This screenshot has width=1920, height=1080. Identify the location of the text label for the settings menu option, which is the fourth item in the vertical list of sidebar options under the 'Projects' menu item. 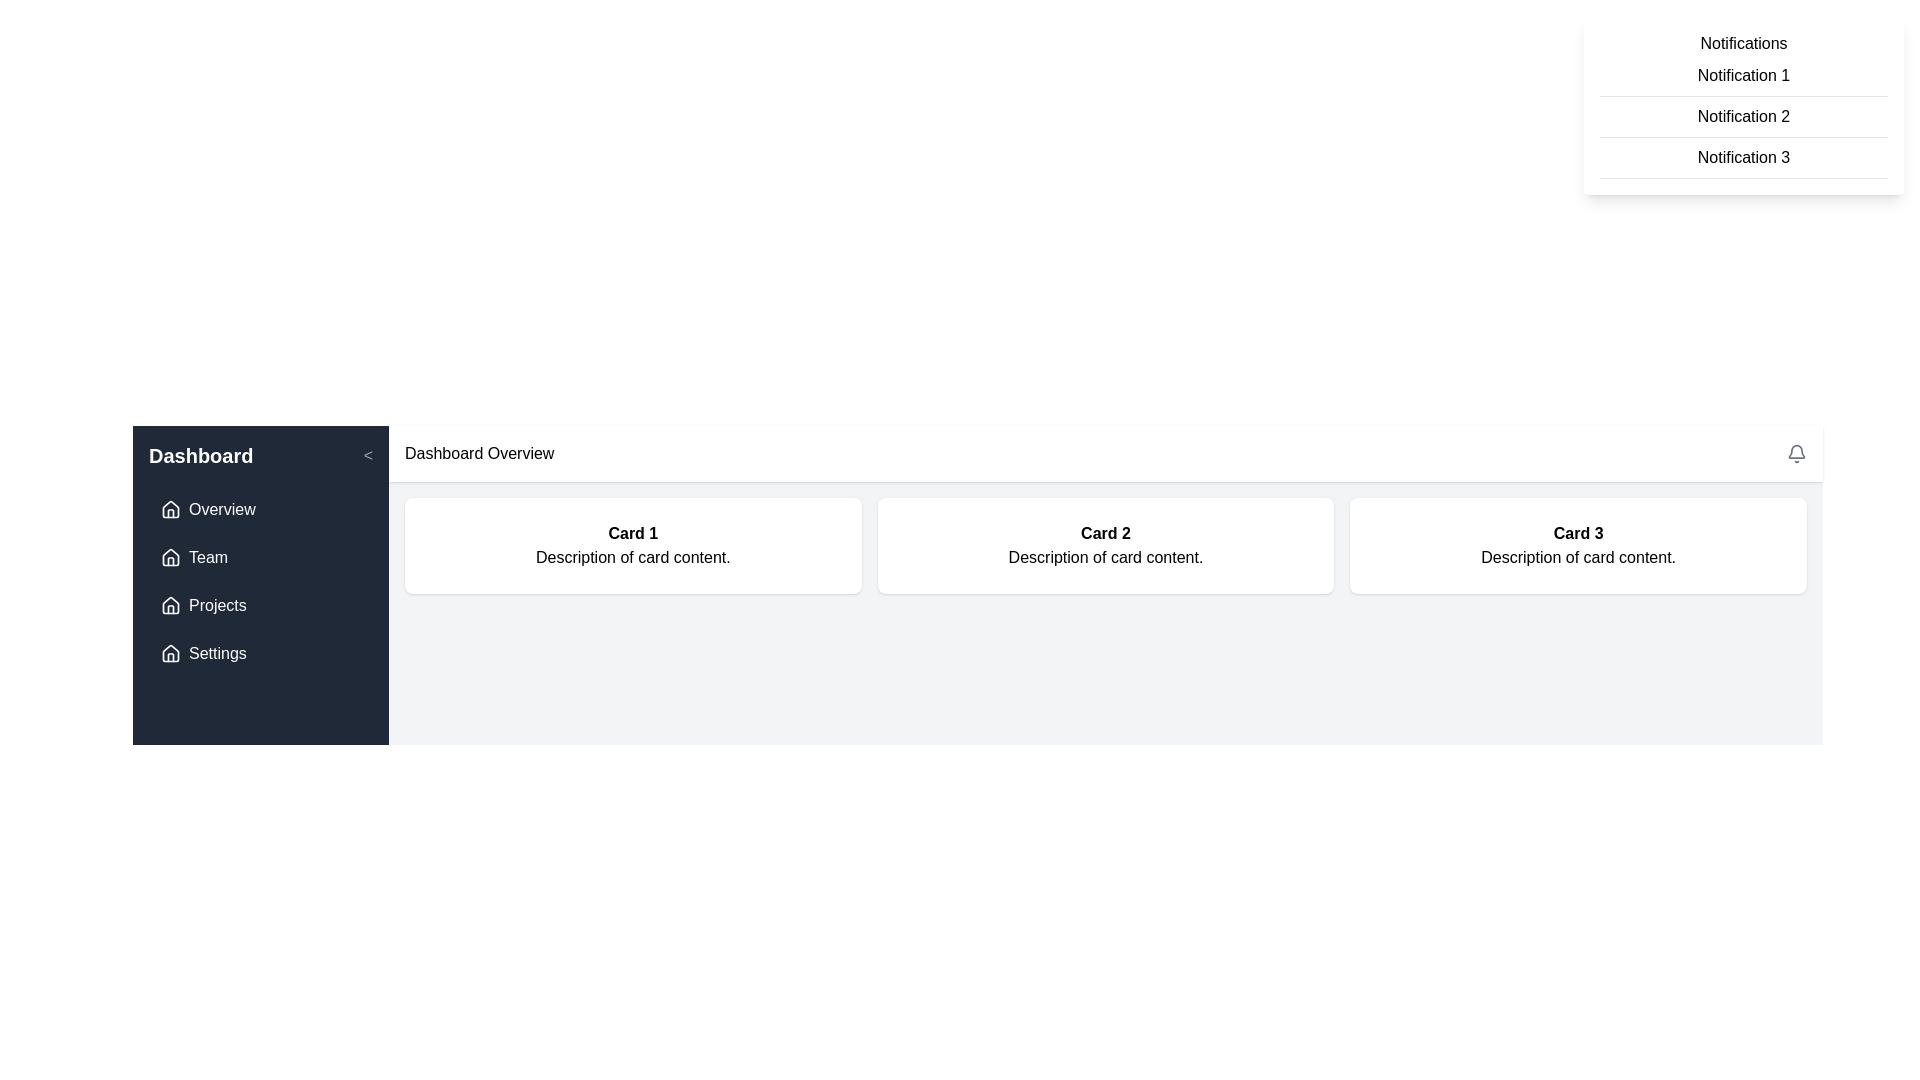
(217, 654).